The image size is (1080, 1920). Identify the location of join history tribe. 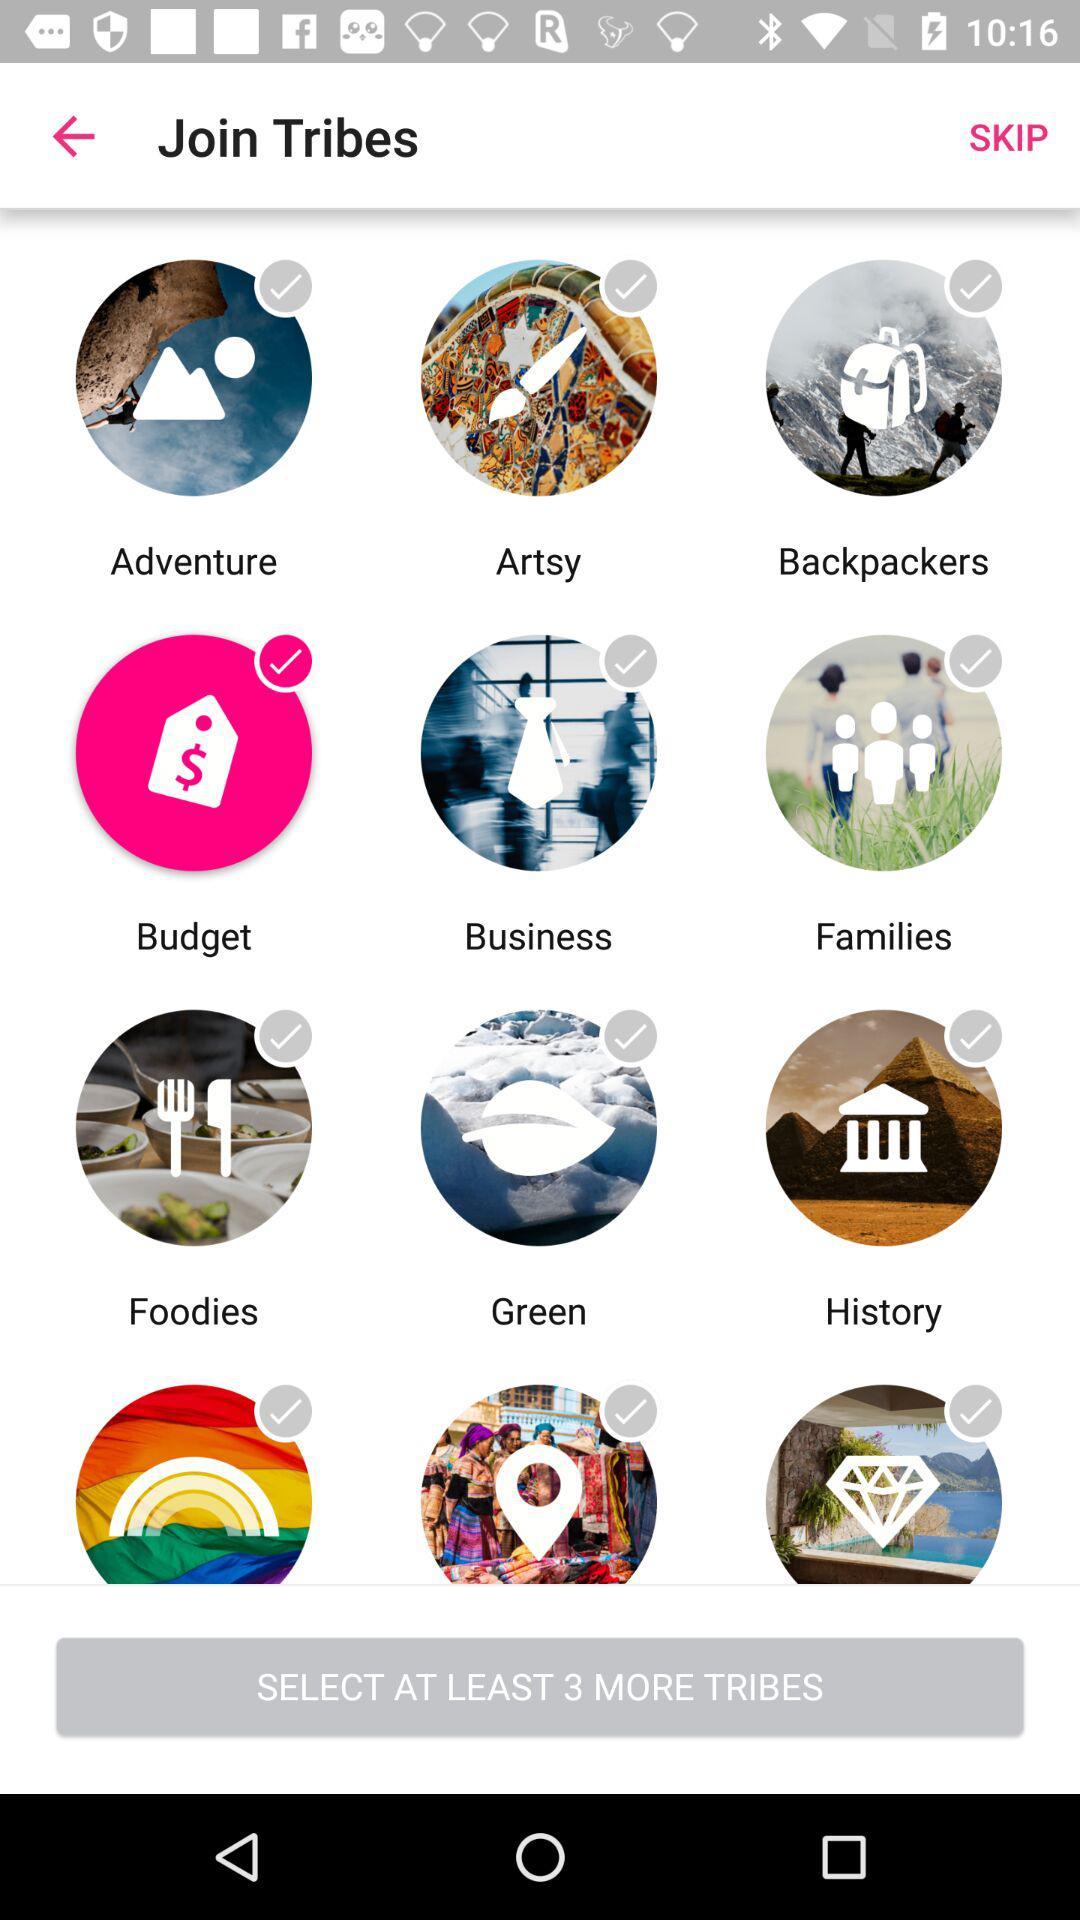
(882, 1122).